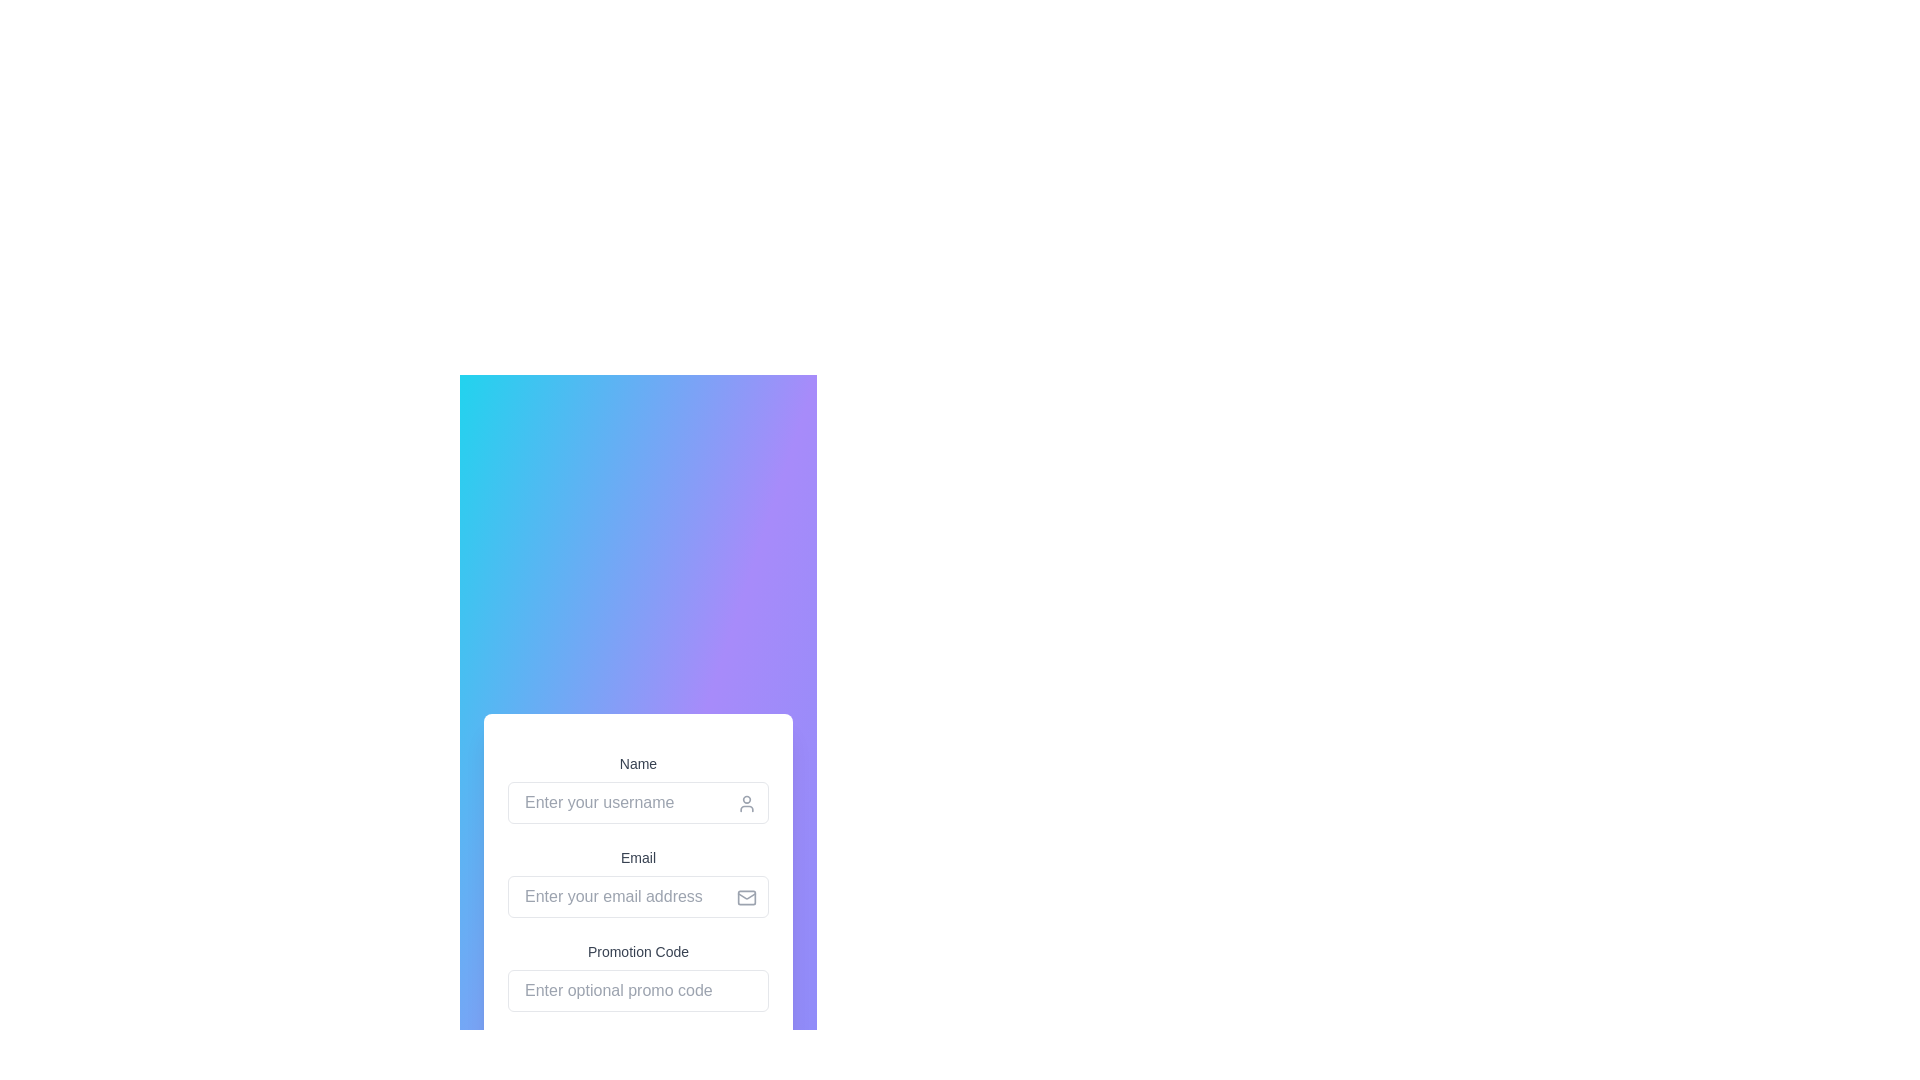 Image resolution: width=1920 pixels, height=1080 pixels. Describe the element at coordinates (637, 975) in the screenshot. I see `the 'Promotion Code' text input field` at that location.